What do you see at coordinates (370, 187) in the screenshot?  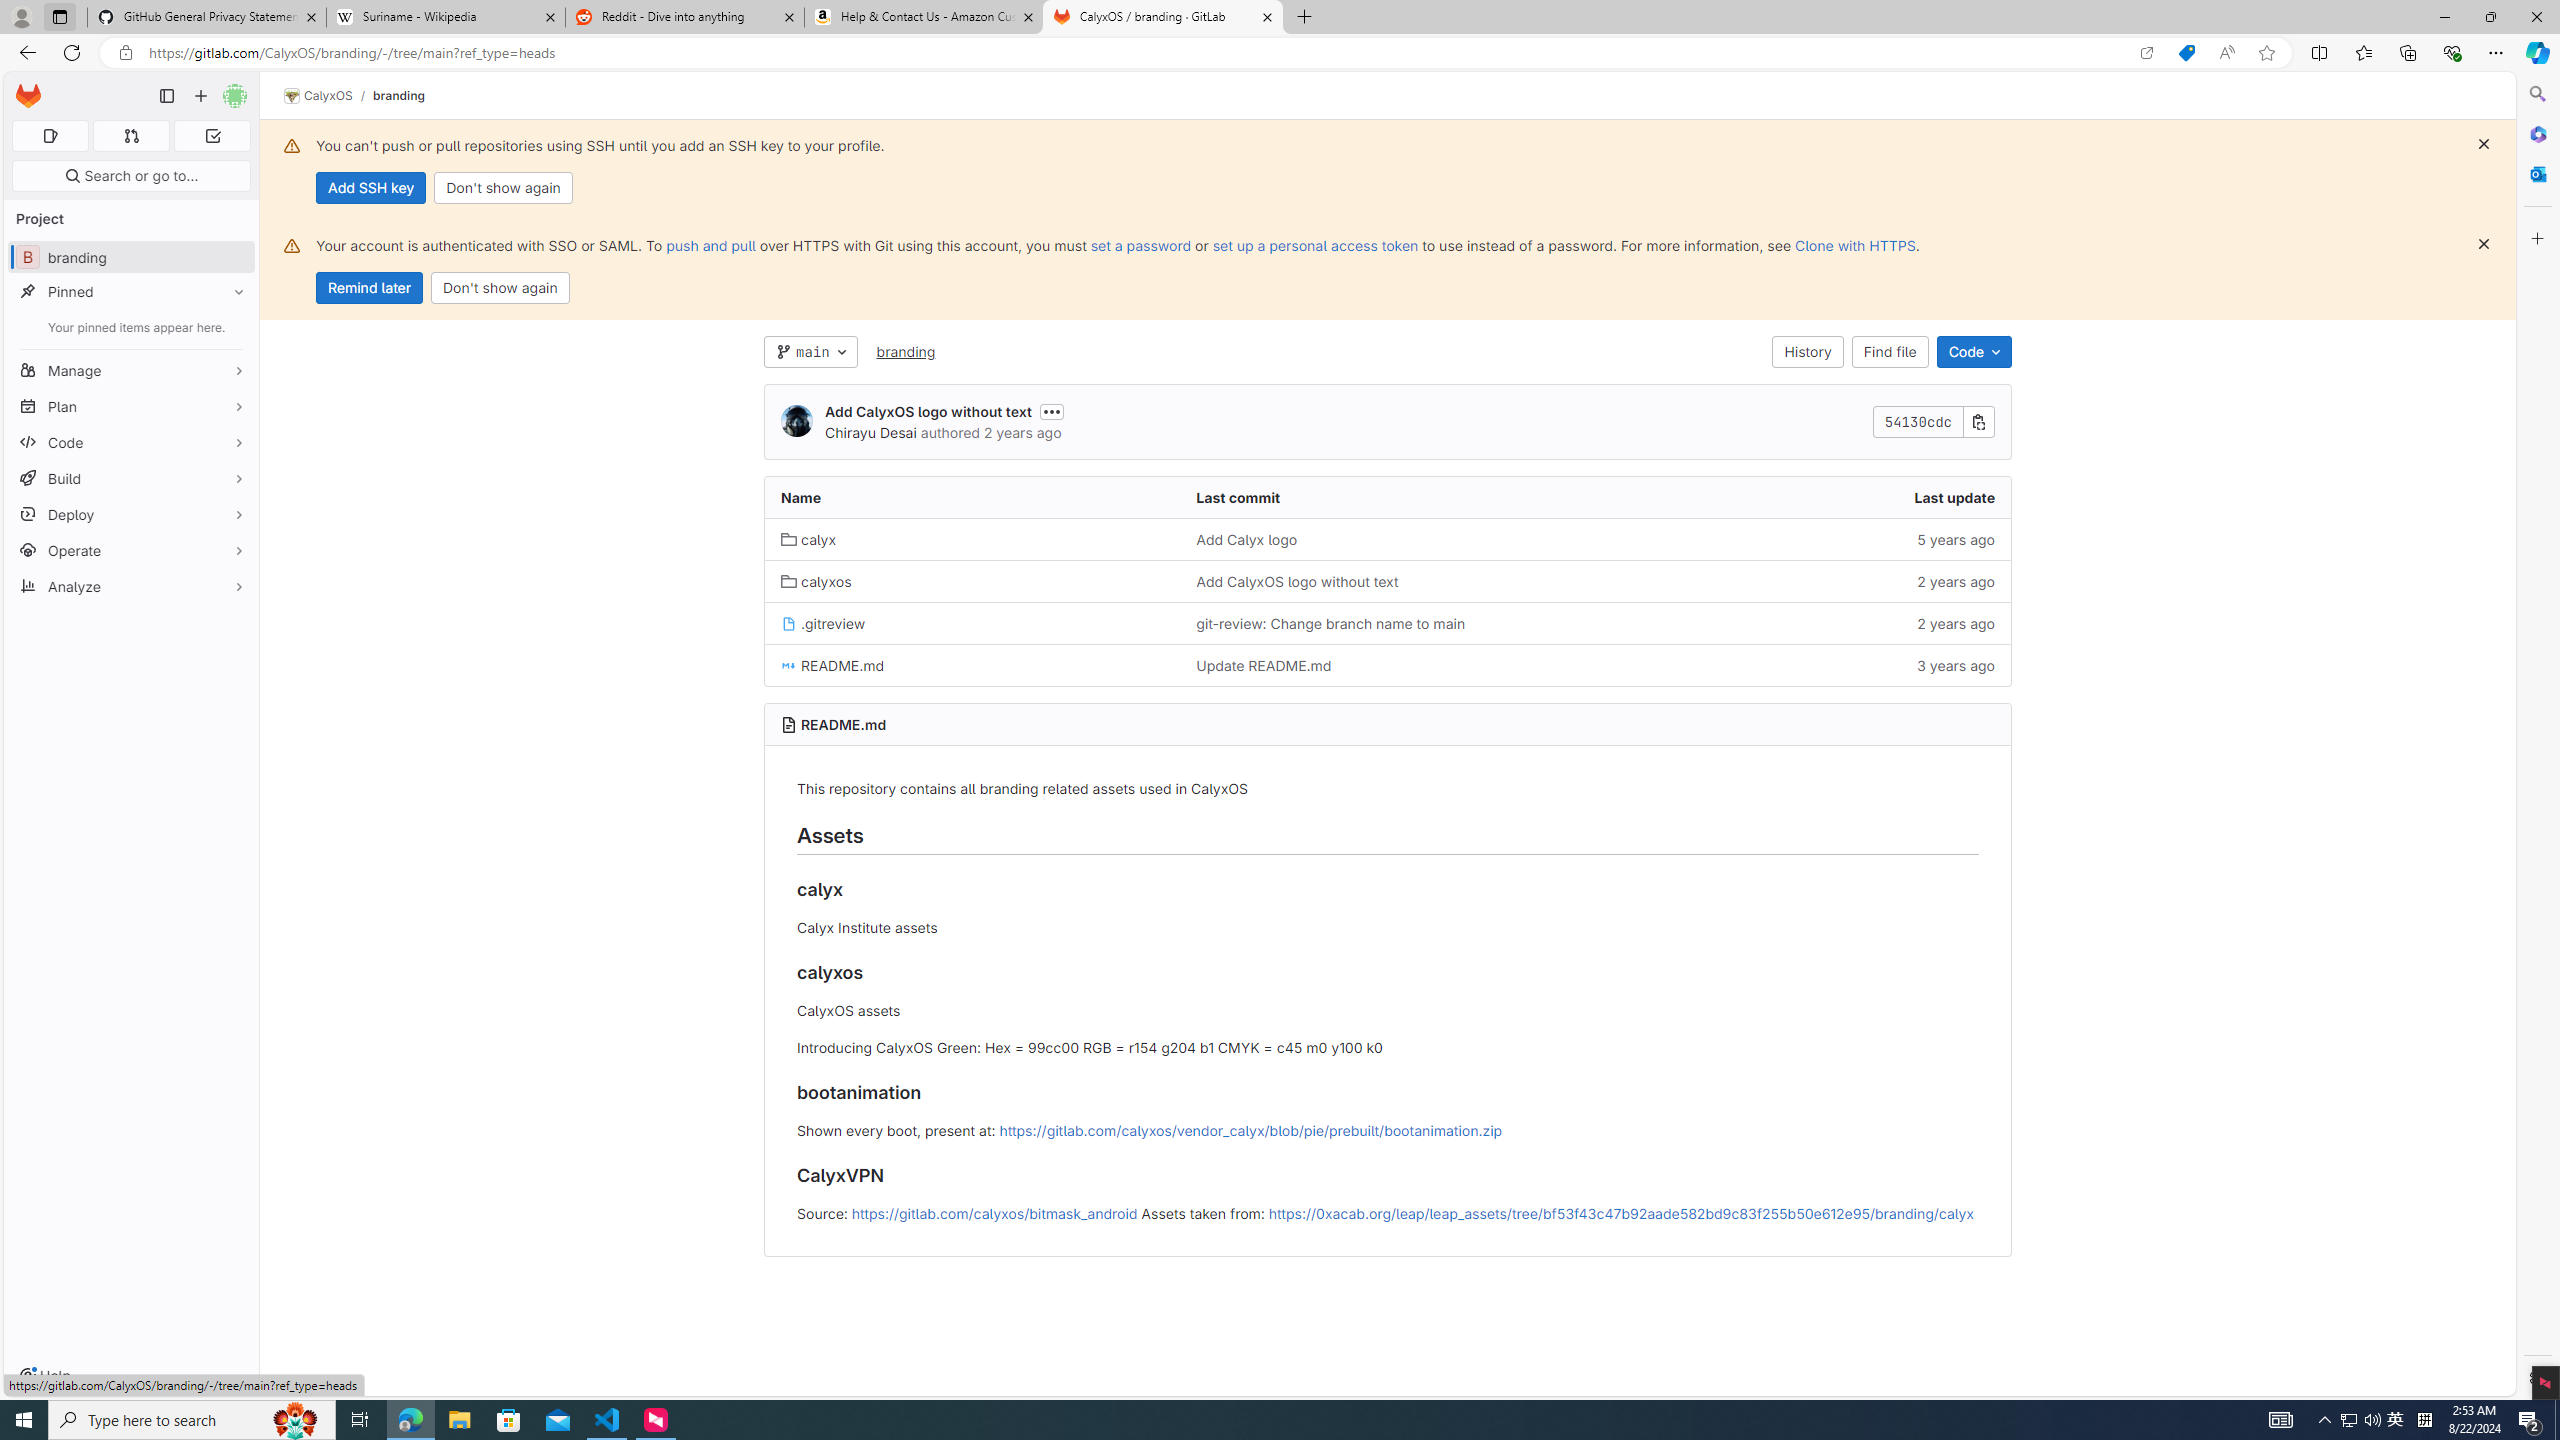 I see `'Add SSH key'` at bounding box center [370, 187].